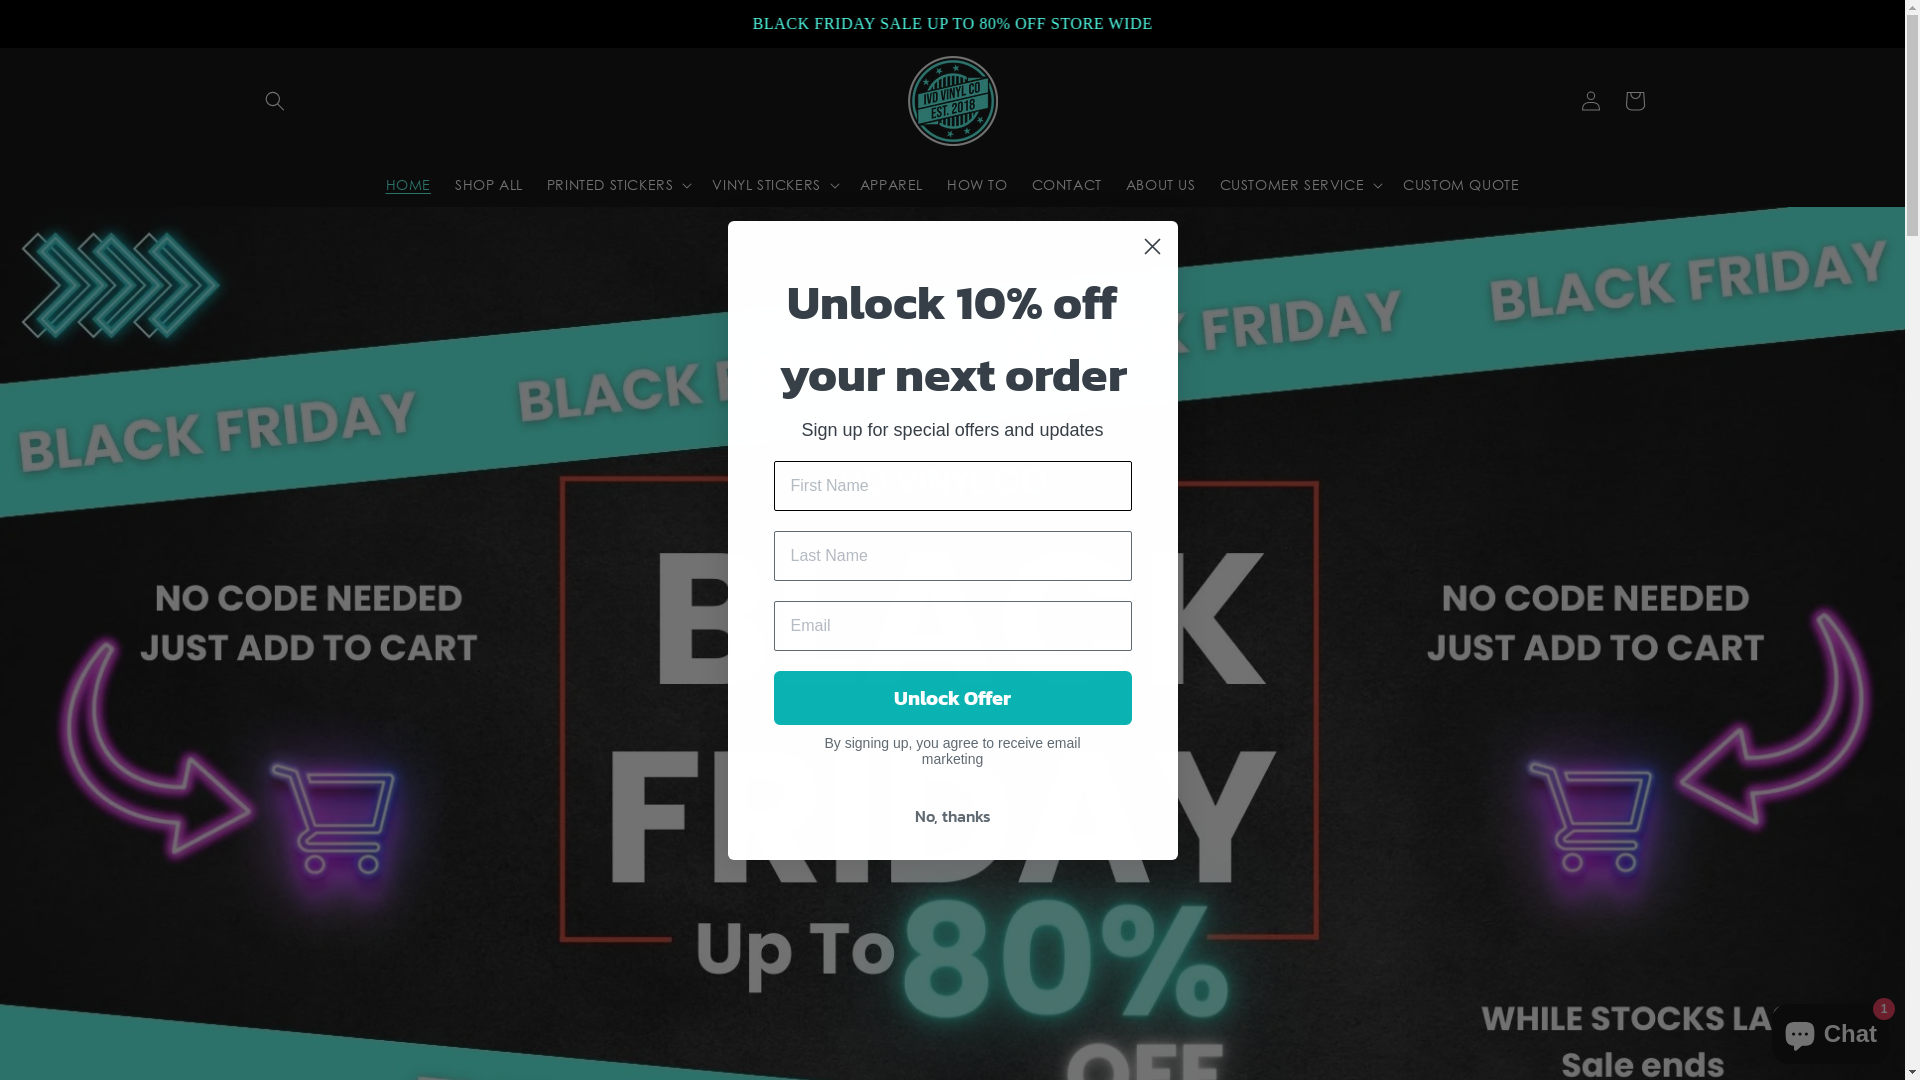  What do you see at coordinates (407, 185) in the screenshot?
I see `'HOME'` at bounding box center [407, 185].